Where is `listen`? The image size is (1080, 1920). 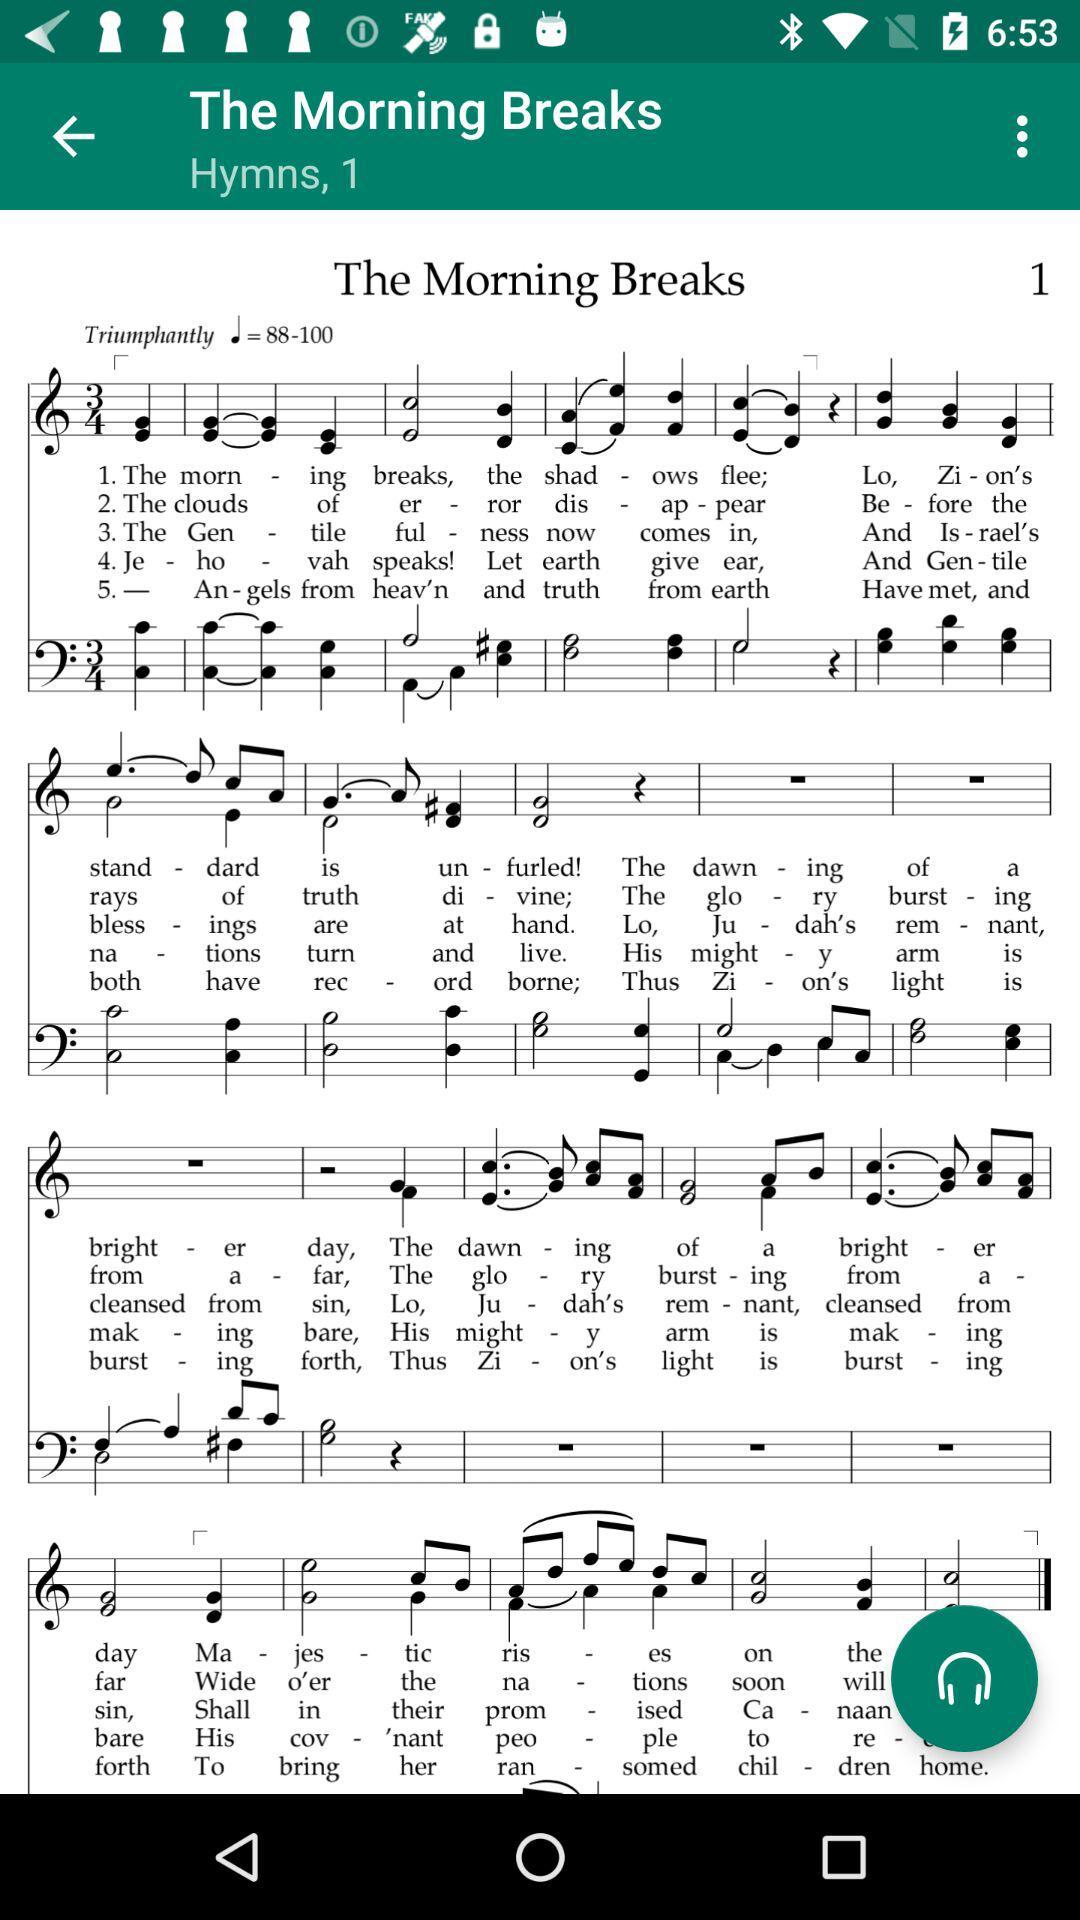
listen is located at coordinates (963, 1678).